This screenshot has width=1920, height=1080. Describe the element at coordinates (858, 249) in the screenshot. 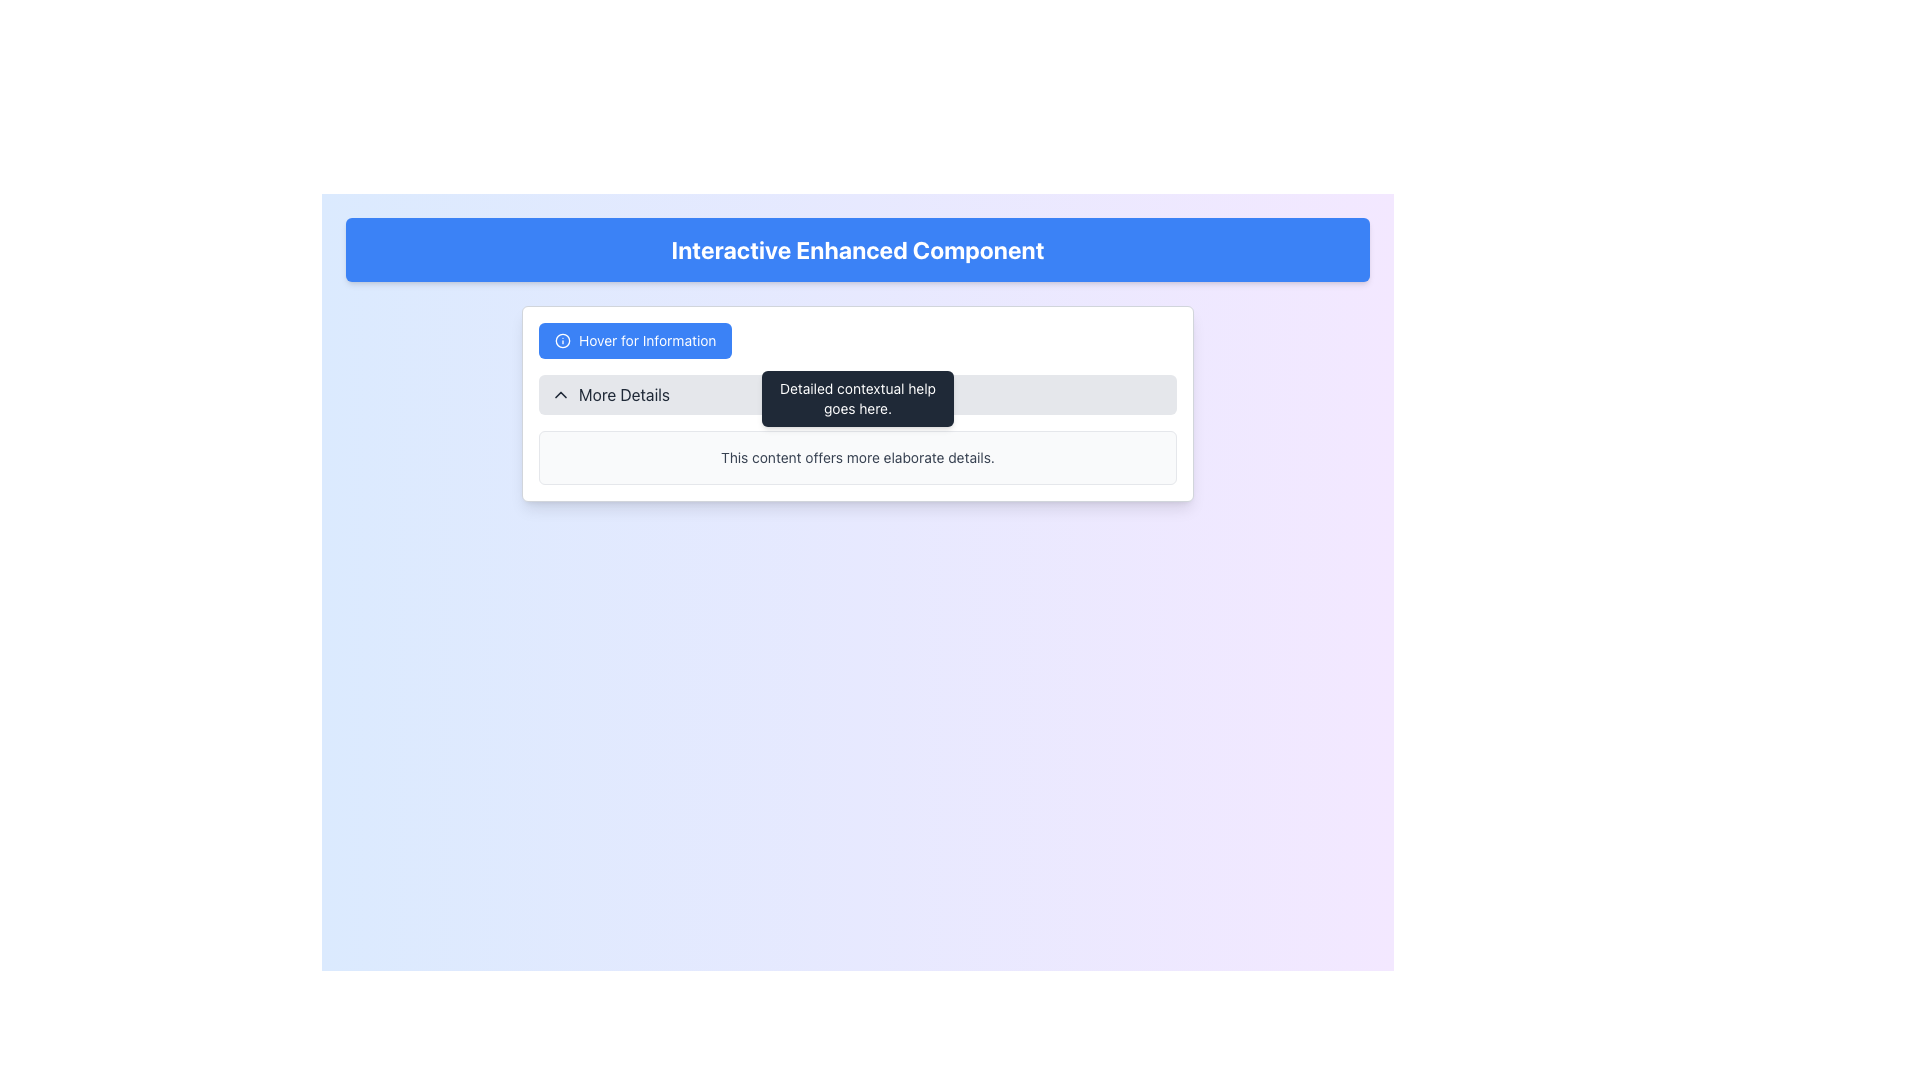

I see `the blue banner at the top of the interface that displays the bold, centered white text 'Interactive Enhanced Component'` at that location.